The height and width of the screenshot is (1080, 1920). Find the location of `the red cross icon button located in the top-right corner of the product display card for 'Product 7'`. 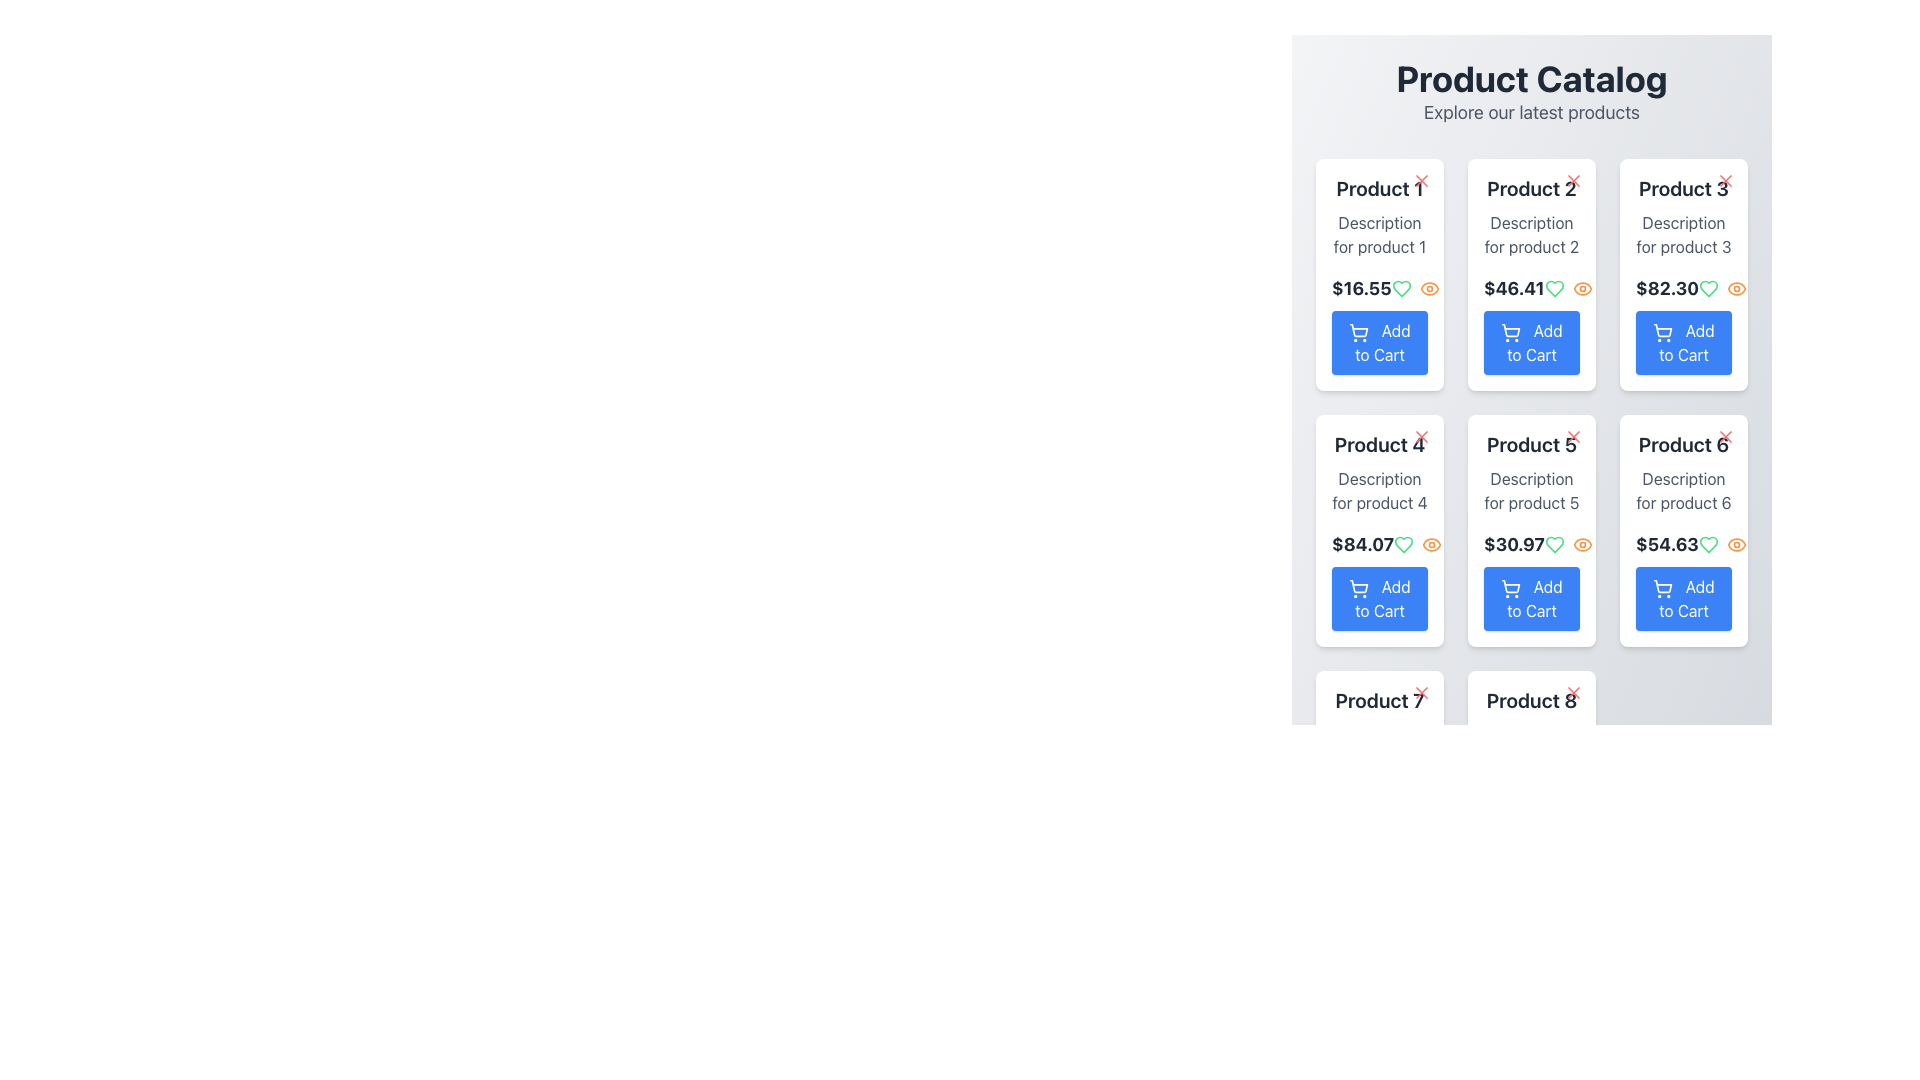

the red cross icon button located in the top-right corner of the product display card for 'Product 7' is located at coordinates (1420, 692).